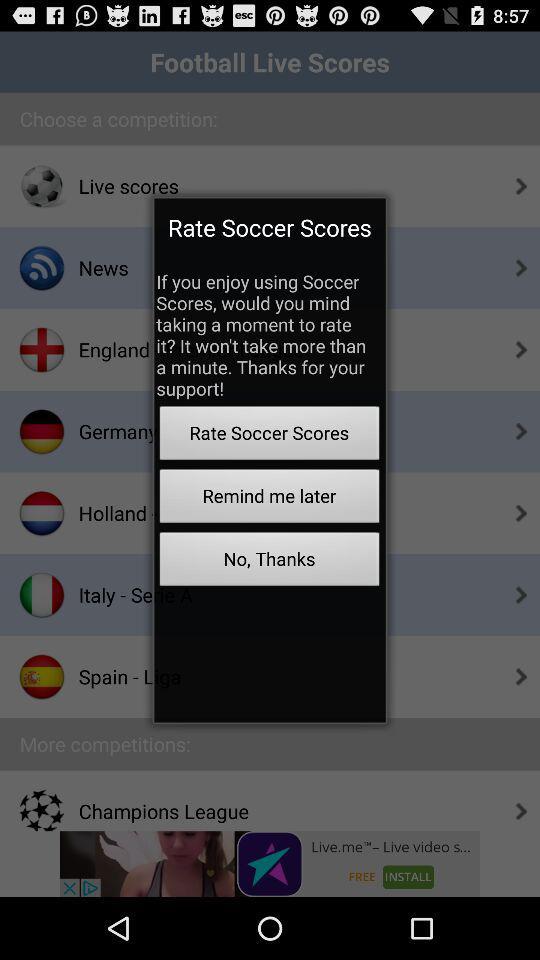  I want to click on button below the rate soccer scores icon, so click(269, 498).